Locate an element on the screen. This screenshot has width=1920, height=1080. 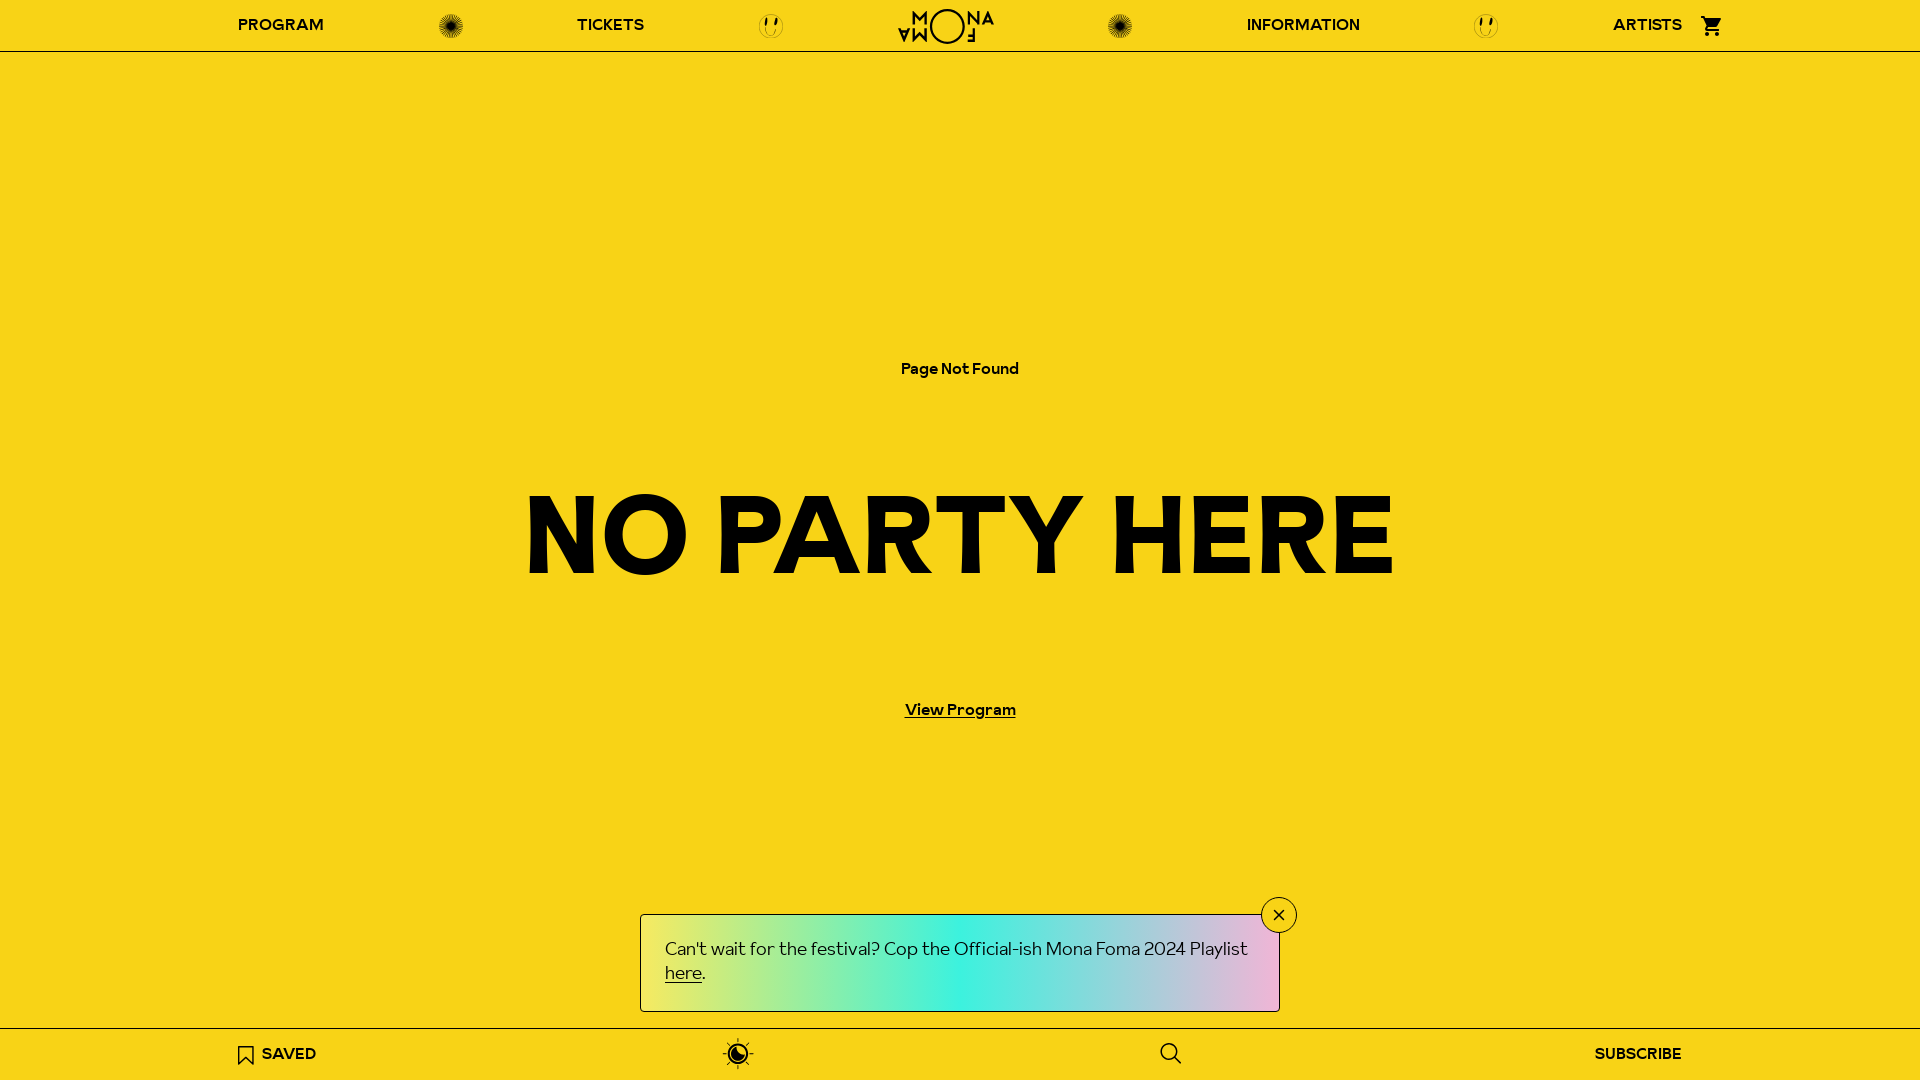
'PROGRAM' is located at coordinates (225, 26).